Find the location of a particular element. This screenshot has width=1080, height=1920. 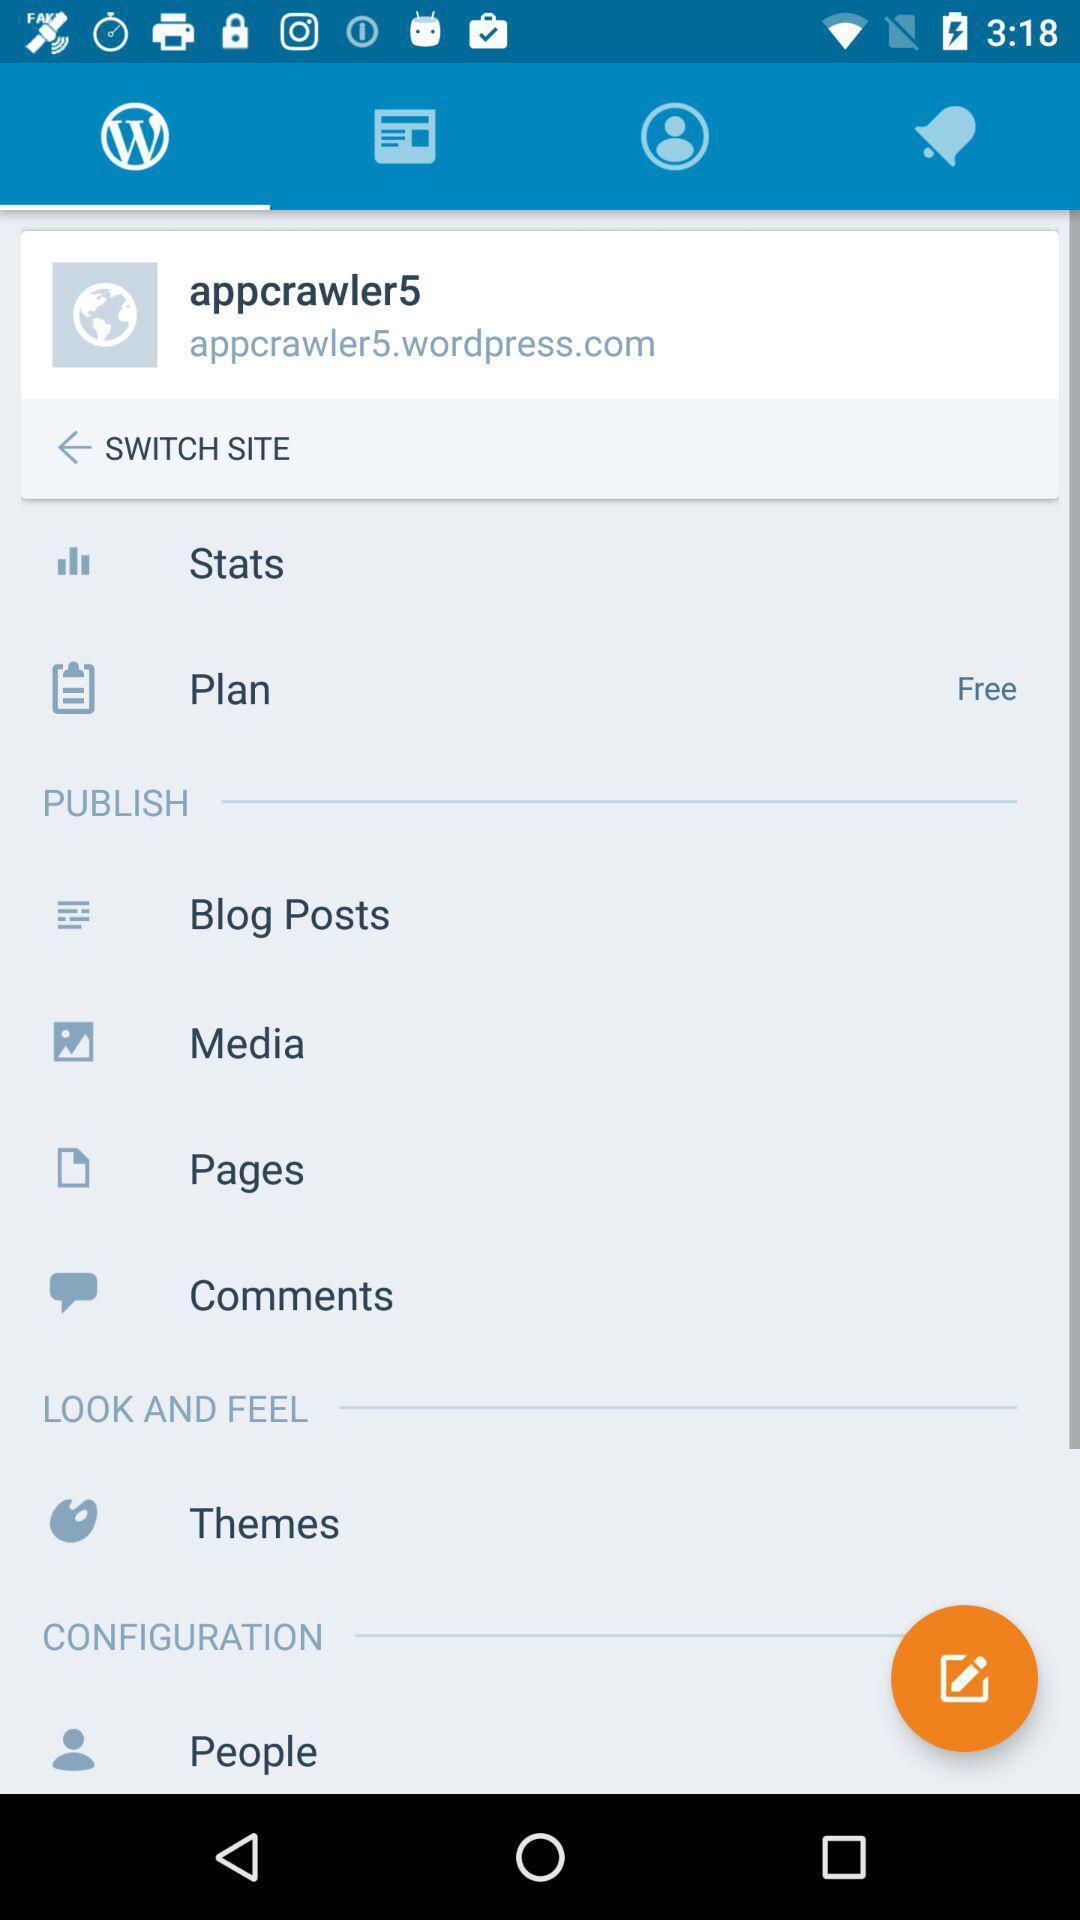

the icon above stats item is located at coordinates (555, 447).